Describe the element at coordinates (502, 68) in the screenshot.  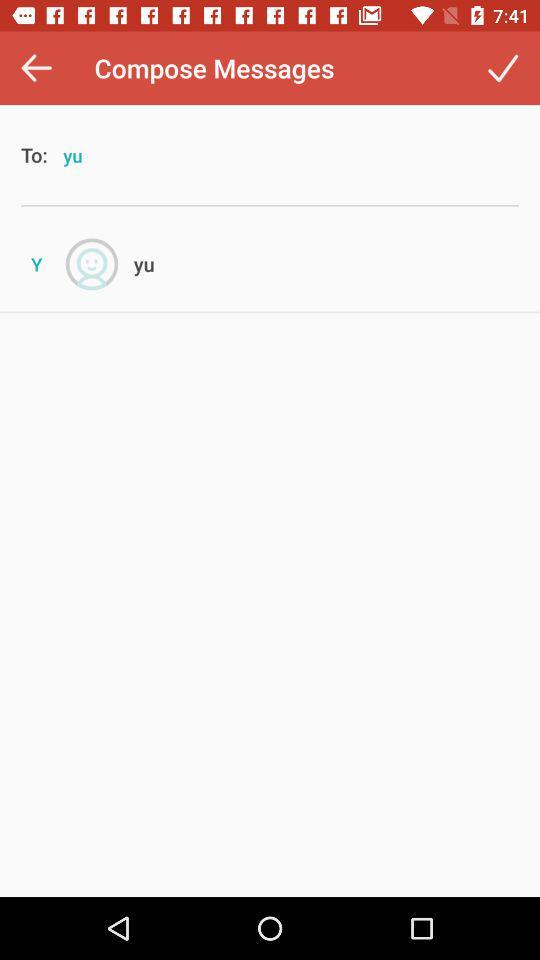
I see `the item to the right of compose messages icon` at that location.